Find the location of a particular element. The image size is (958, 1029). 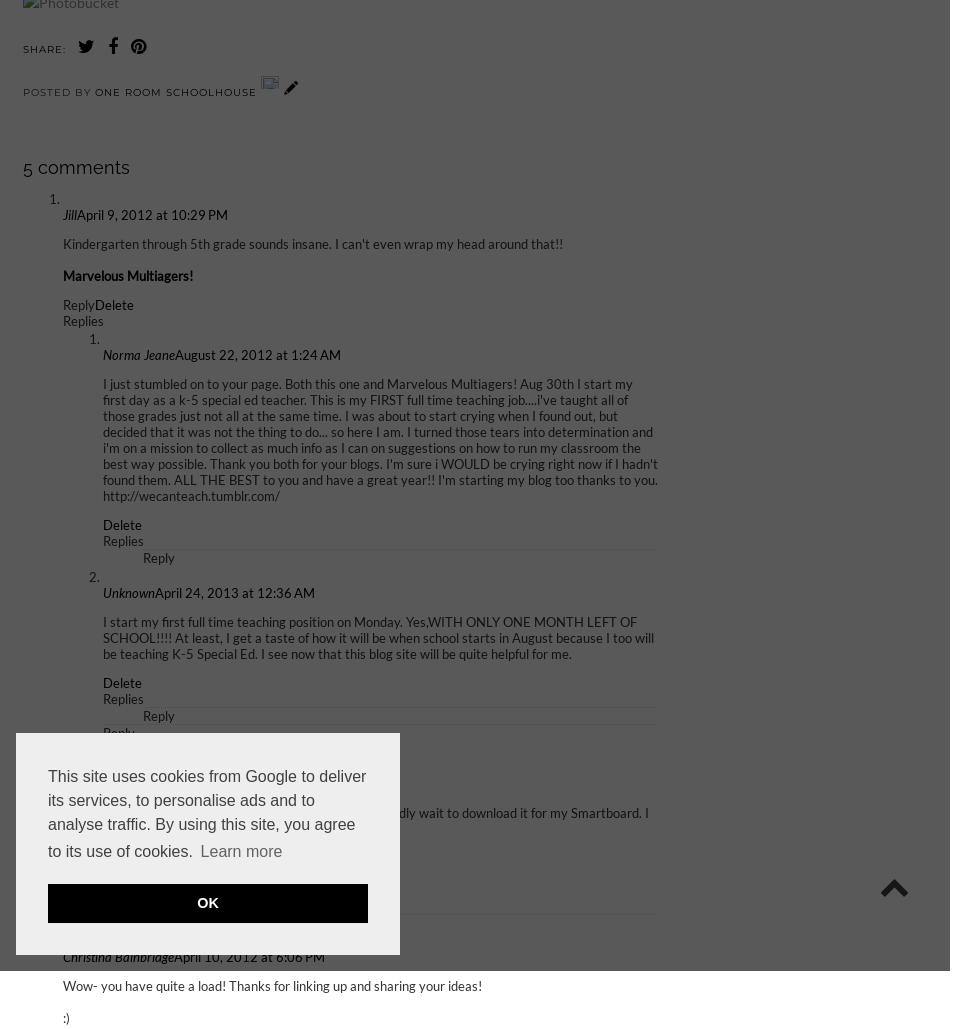

'April 10, 2012 at 6:06 PM' is located at coordinates (249, 956).